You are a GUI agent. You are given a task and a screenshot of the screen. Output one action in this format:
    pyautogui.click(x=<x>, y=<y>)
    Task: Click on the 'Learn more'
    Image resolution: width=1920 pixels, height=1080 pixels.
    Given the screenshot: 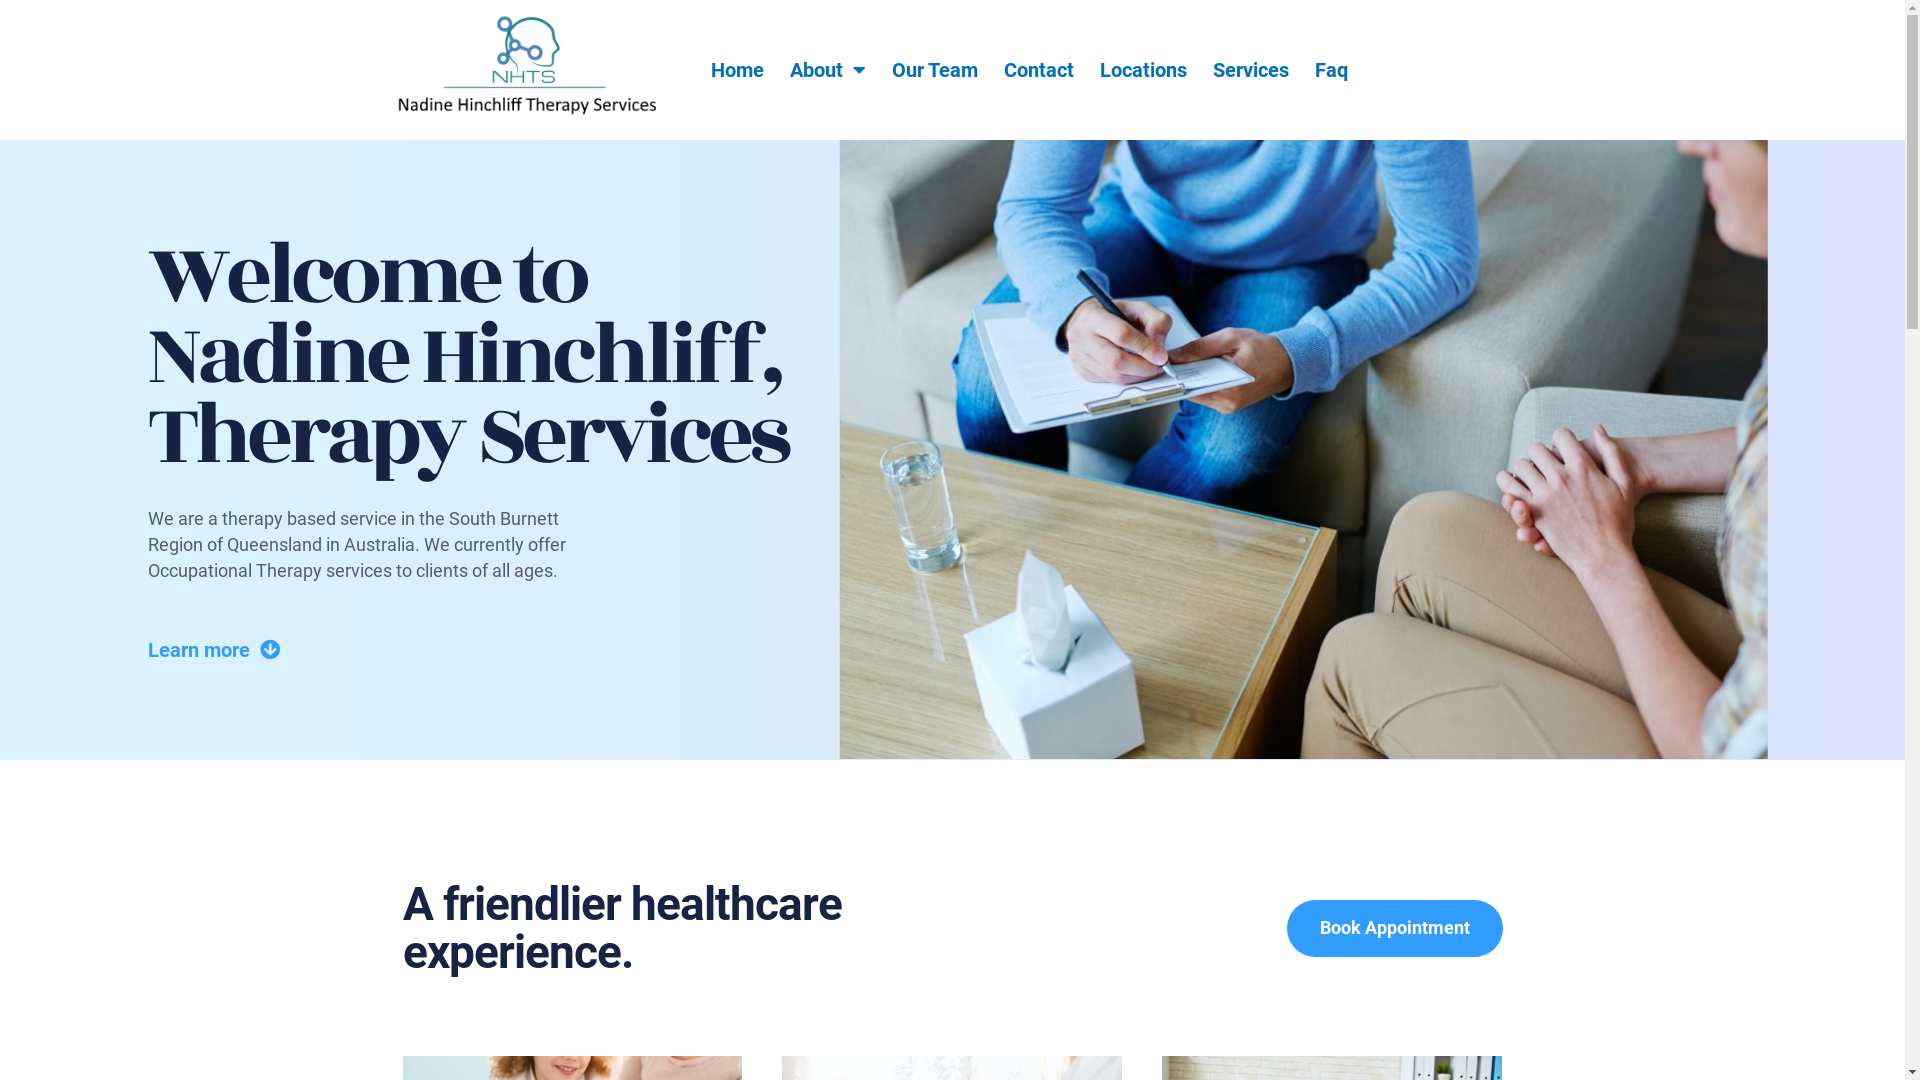 What is the action you would take?
    pyautogui.click(x=214, y=650)
    